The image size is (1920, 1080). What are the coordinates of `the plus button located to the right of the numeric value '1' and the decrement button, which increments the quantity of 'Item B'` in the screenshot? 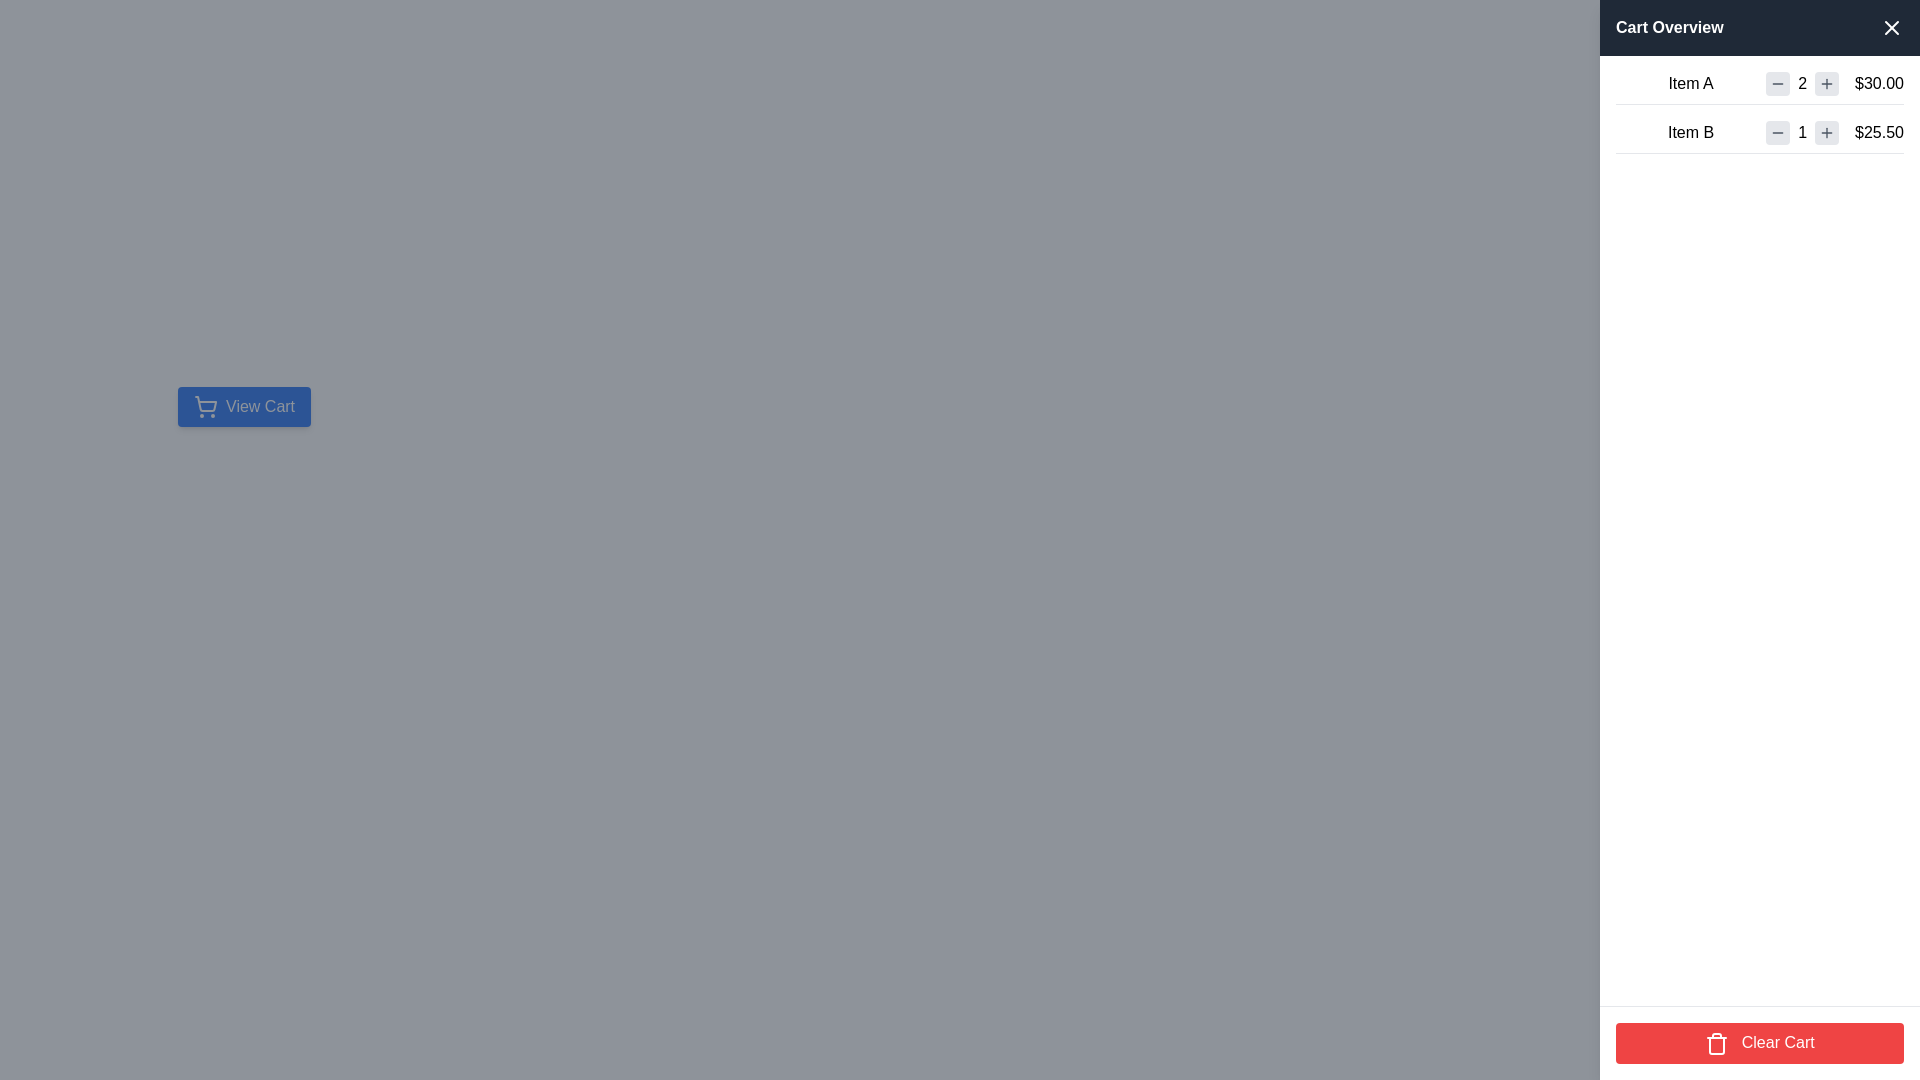 It's located at (1827, 132).